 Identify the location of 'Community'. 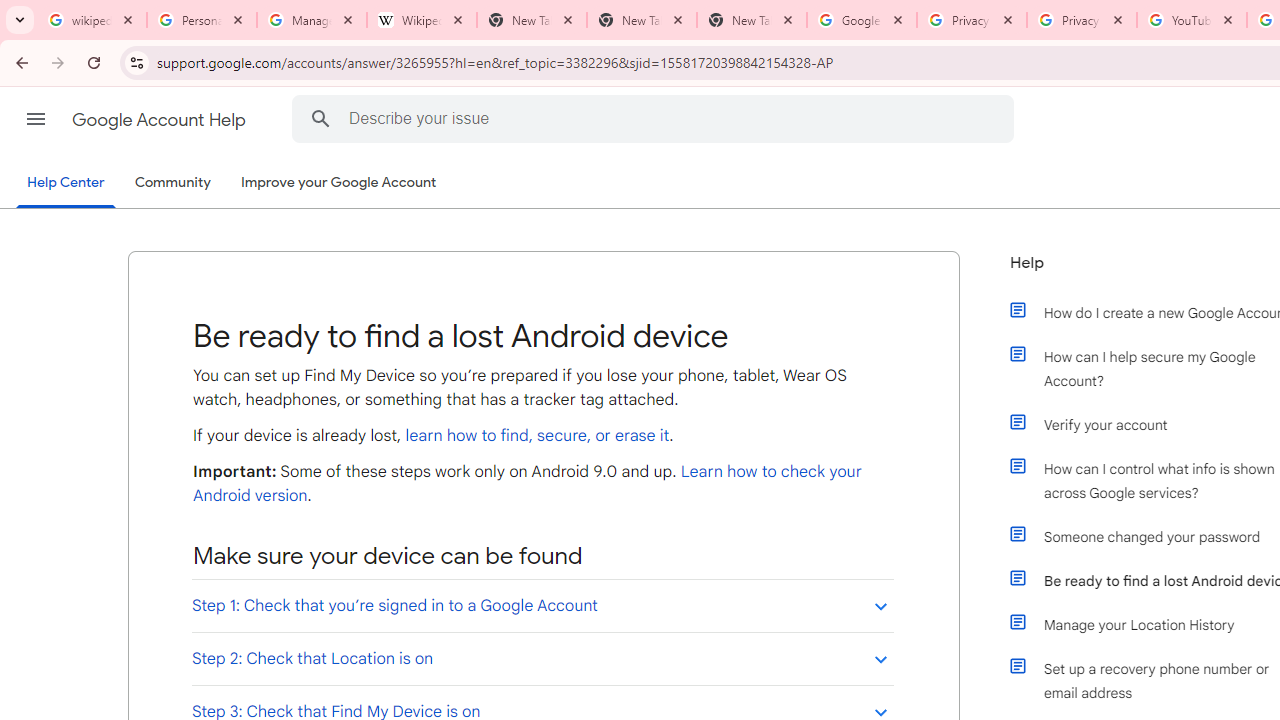
(172, 183).